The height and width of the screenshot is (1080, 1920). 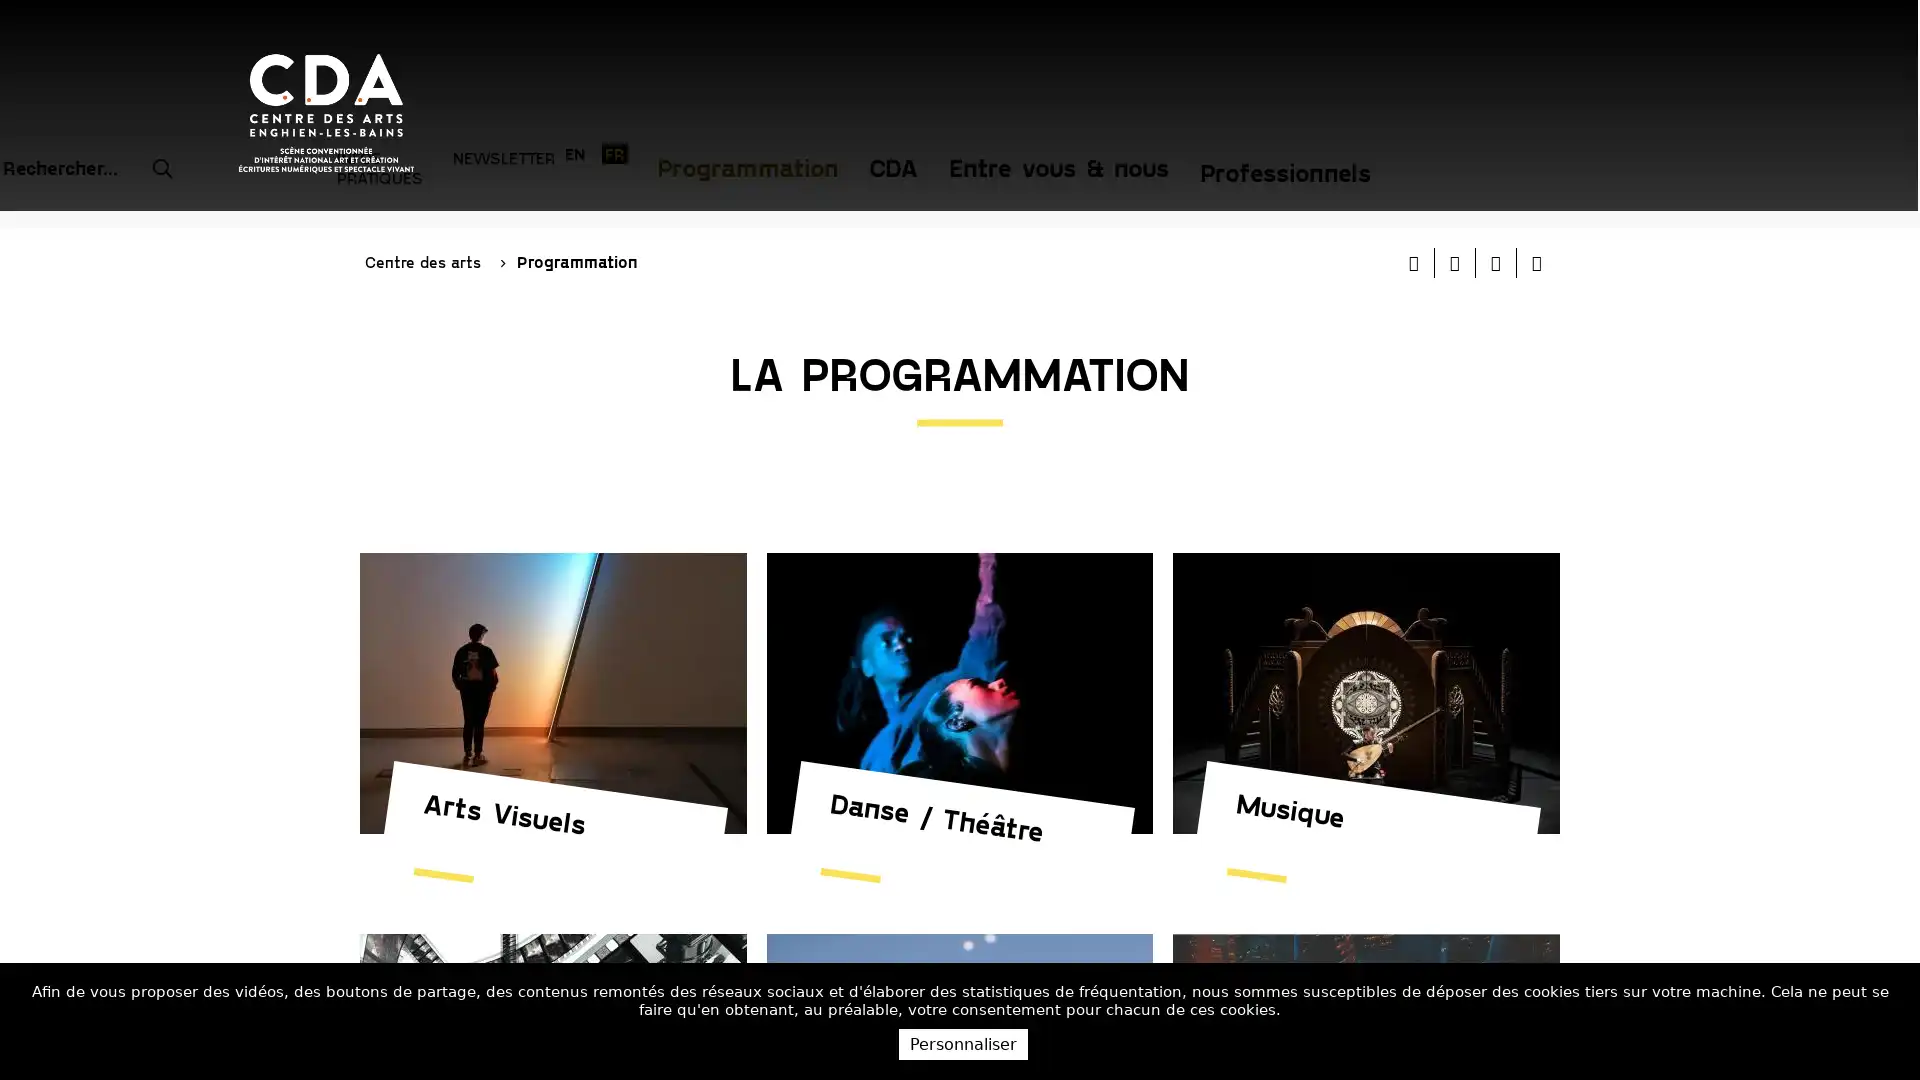 I want to click on Rechercher sur tout le site, so click(x=1012, y=39).